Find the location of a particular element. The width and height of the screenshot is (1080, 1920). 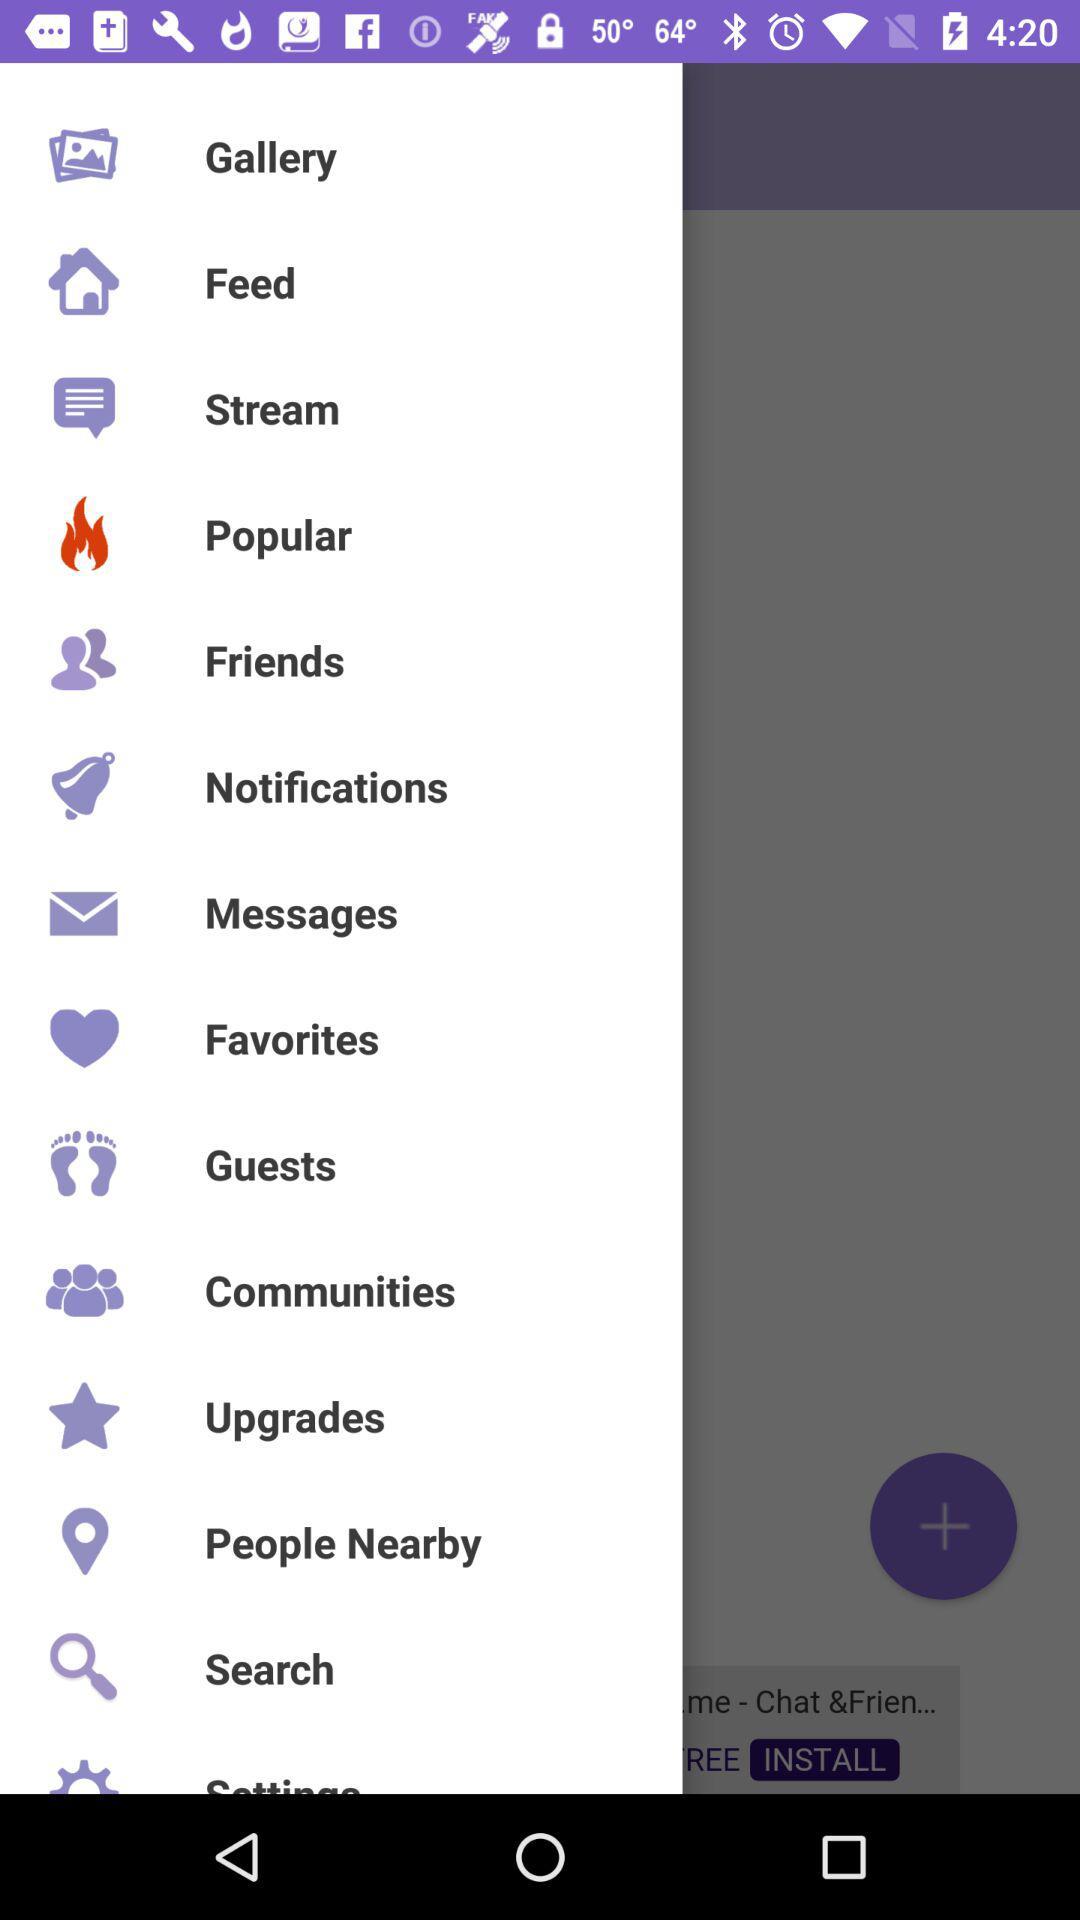

the add icon is located at coordinates (943, 1525).